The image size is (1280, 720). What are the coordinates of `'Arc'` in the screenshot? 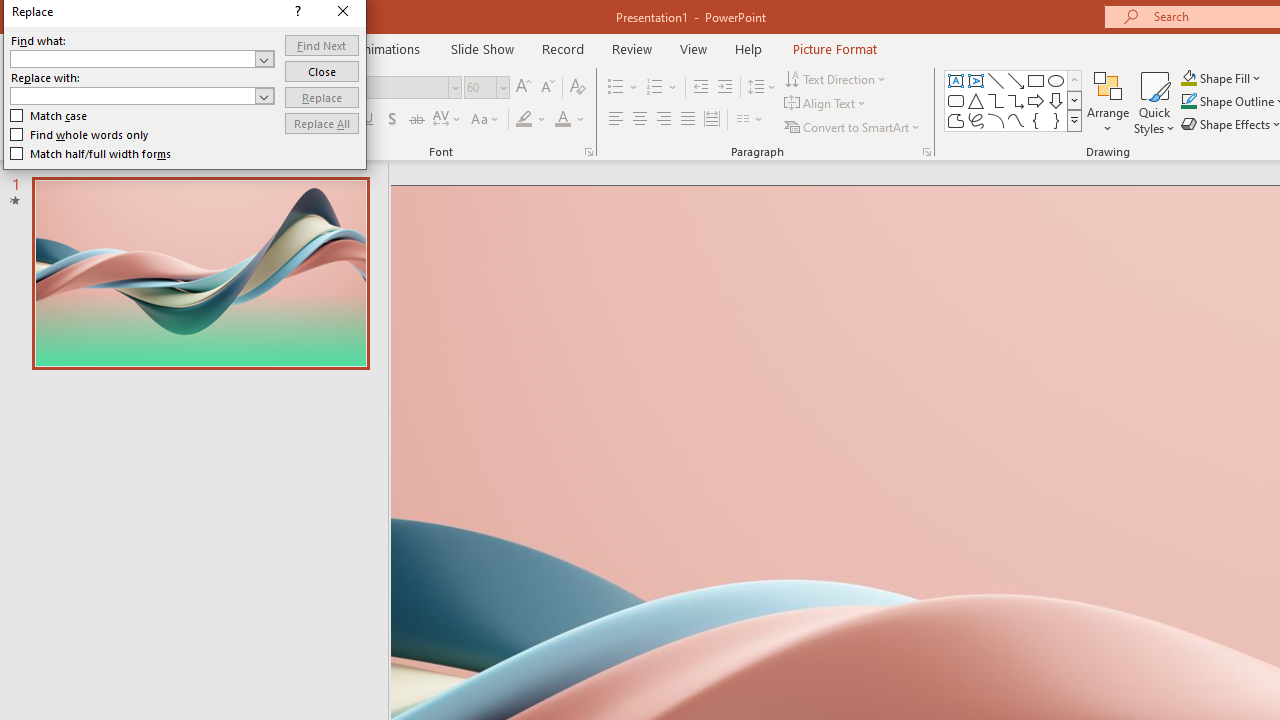 It's located at (995, 120).